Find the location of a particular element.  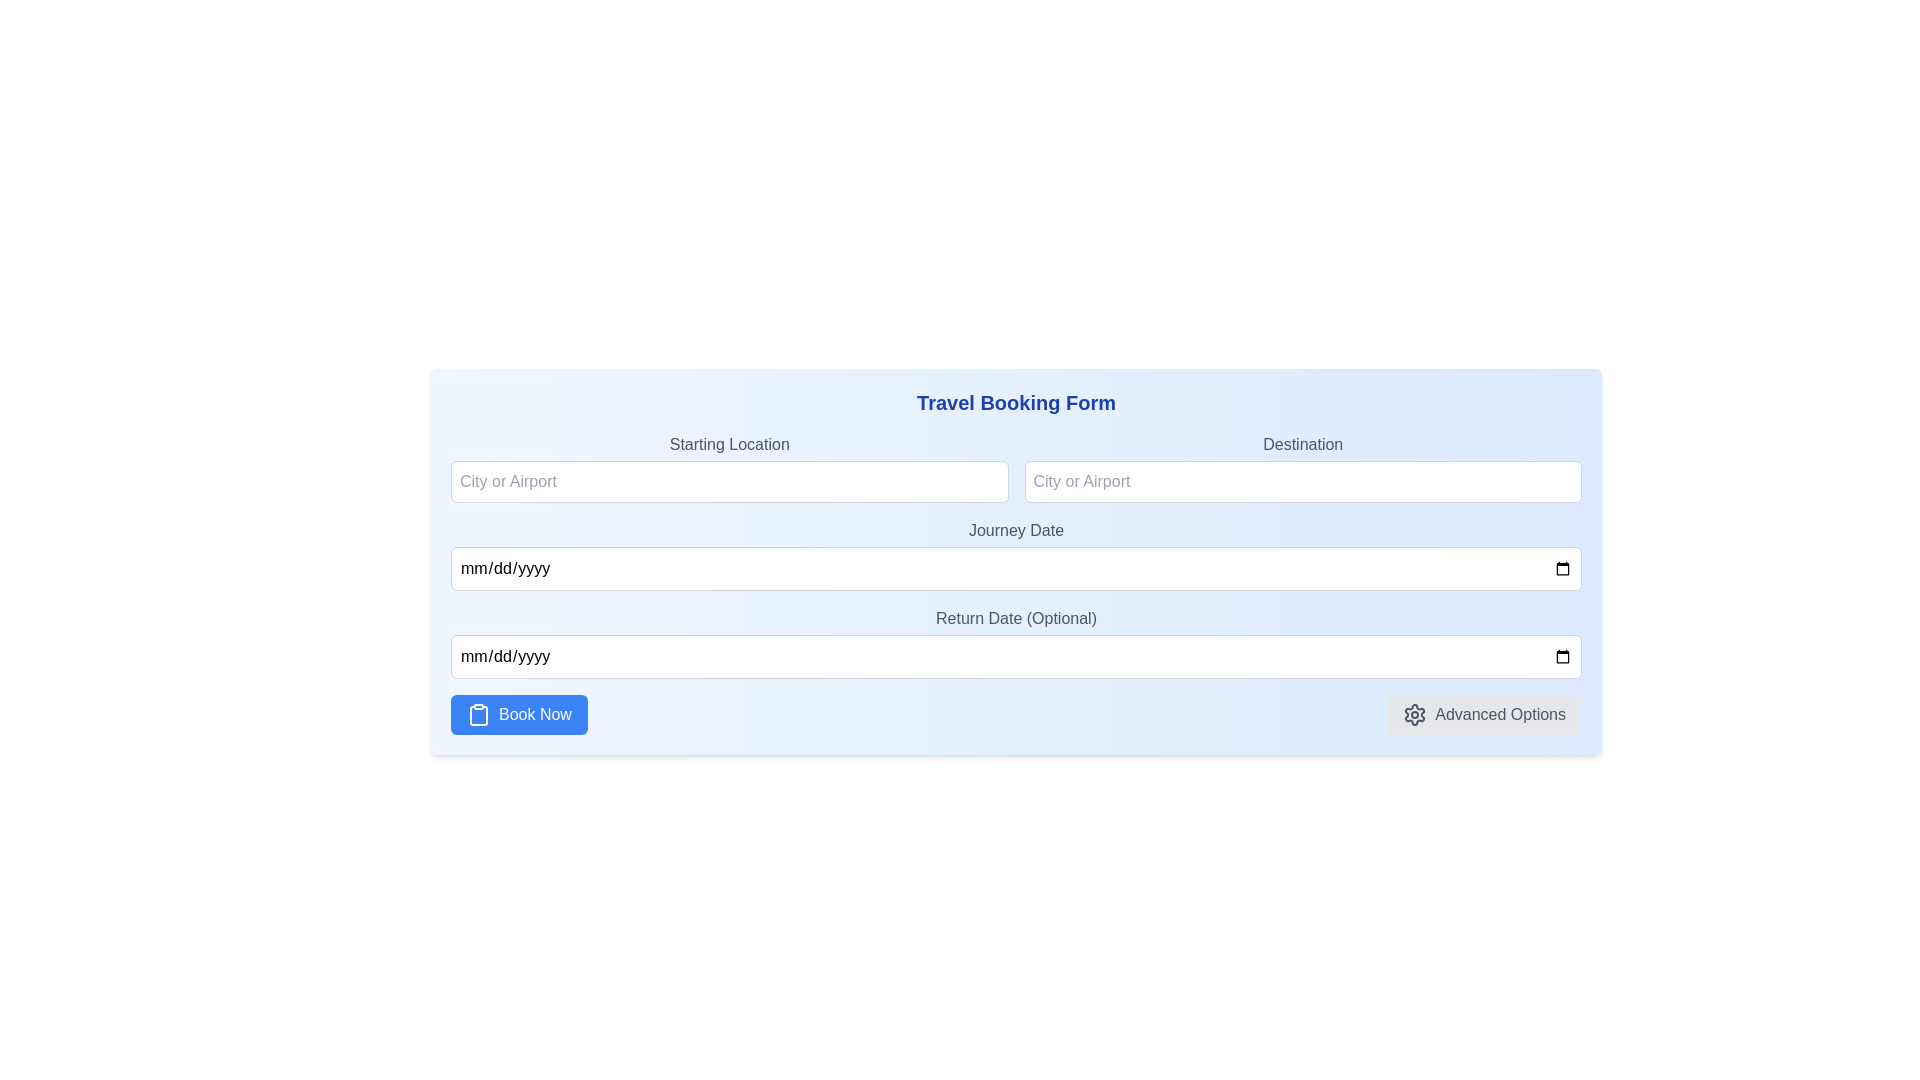

the date input field is located at coordinates (1016, 555).